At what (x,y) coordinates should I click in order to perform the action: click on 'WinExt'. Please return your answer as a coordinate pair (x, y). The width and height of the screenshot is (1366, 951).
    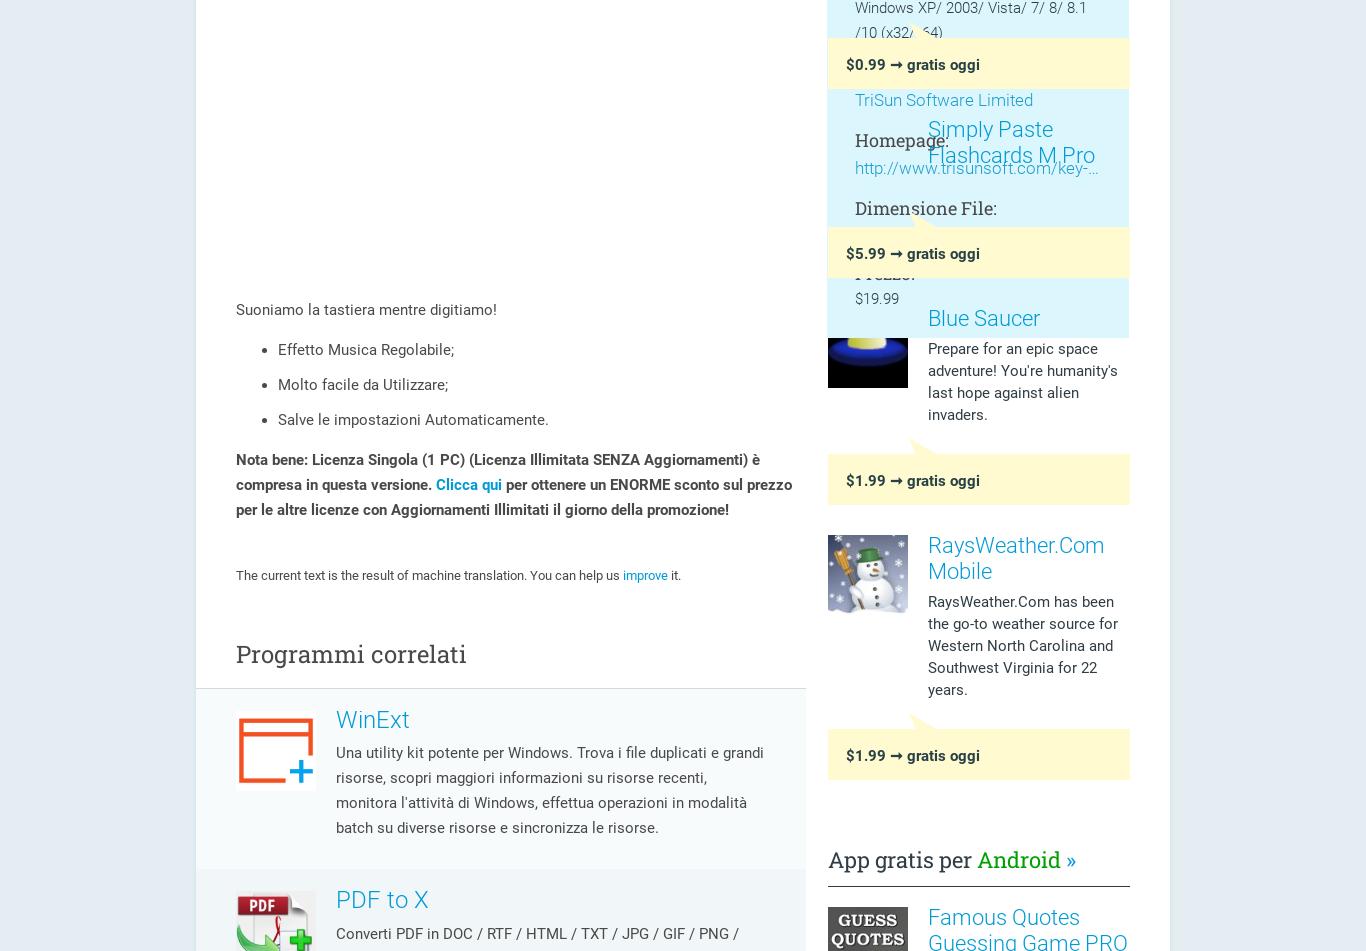
    Looking at the image, I should click on (372, 717).